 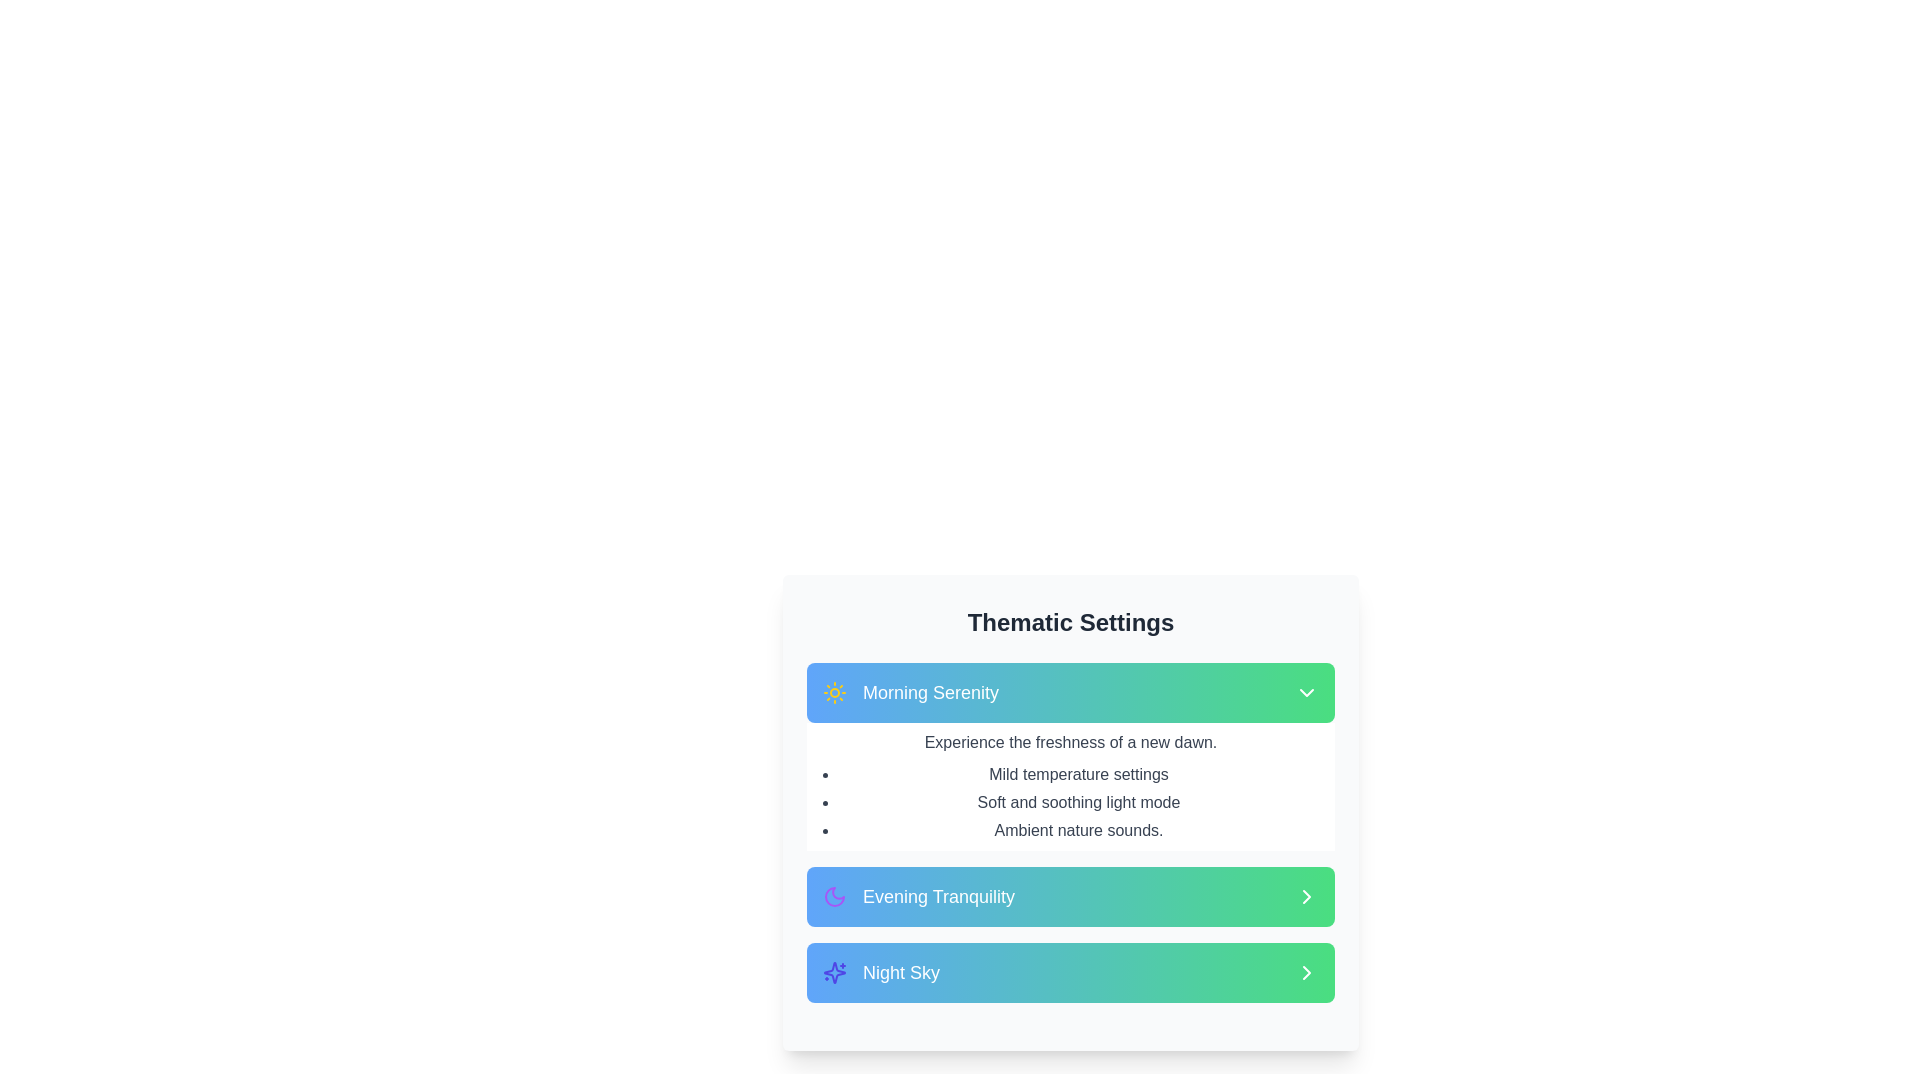 What do you see at coordinates (1069, 743) in the screenshot?
I see `the text element displaying 'Experience the freshness of a new dawn.' located beneath the 'Morning Serenity' header` at bounding box center [1069, 743].